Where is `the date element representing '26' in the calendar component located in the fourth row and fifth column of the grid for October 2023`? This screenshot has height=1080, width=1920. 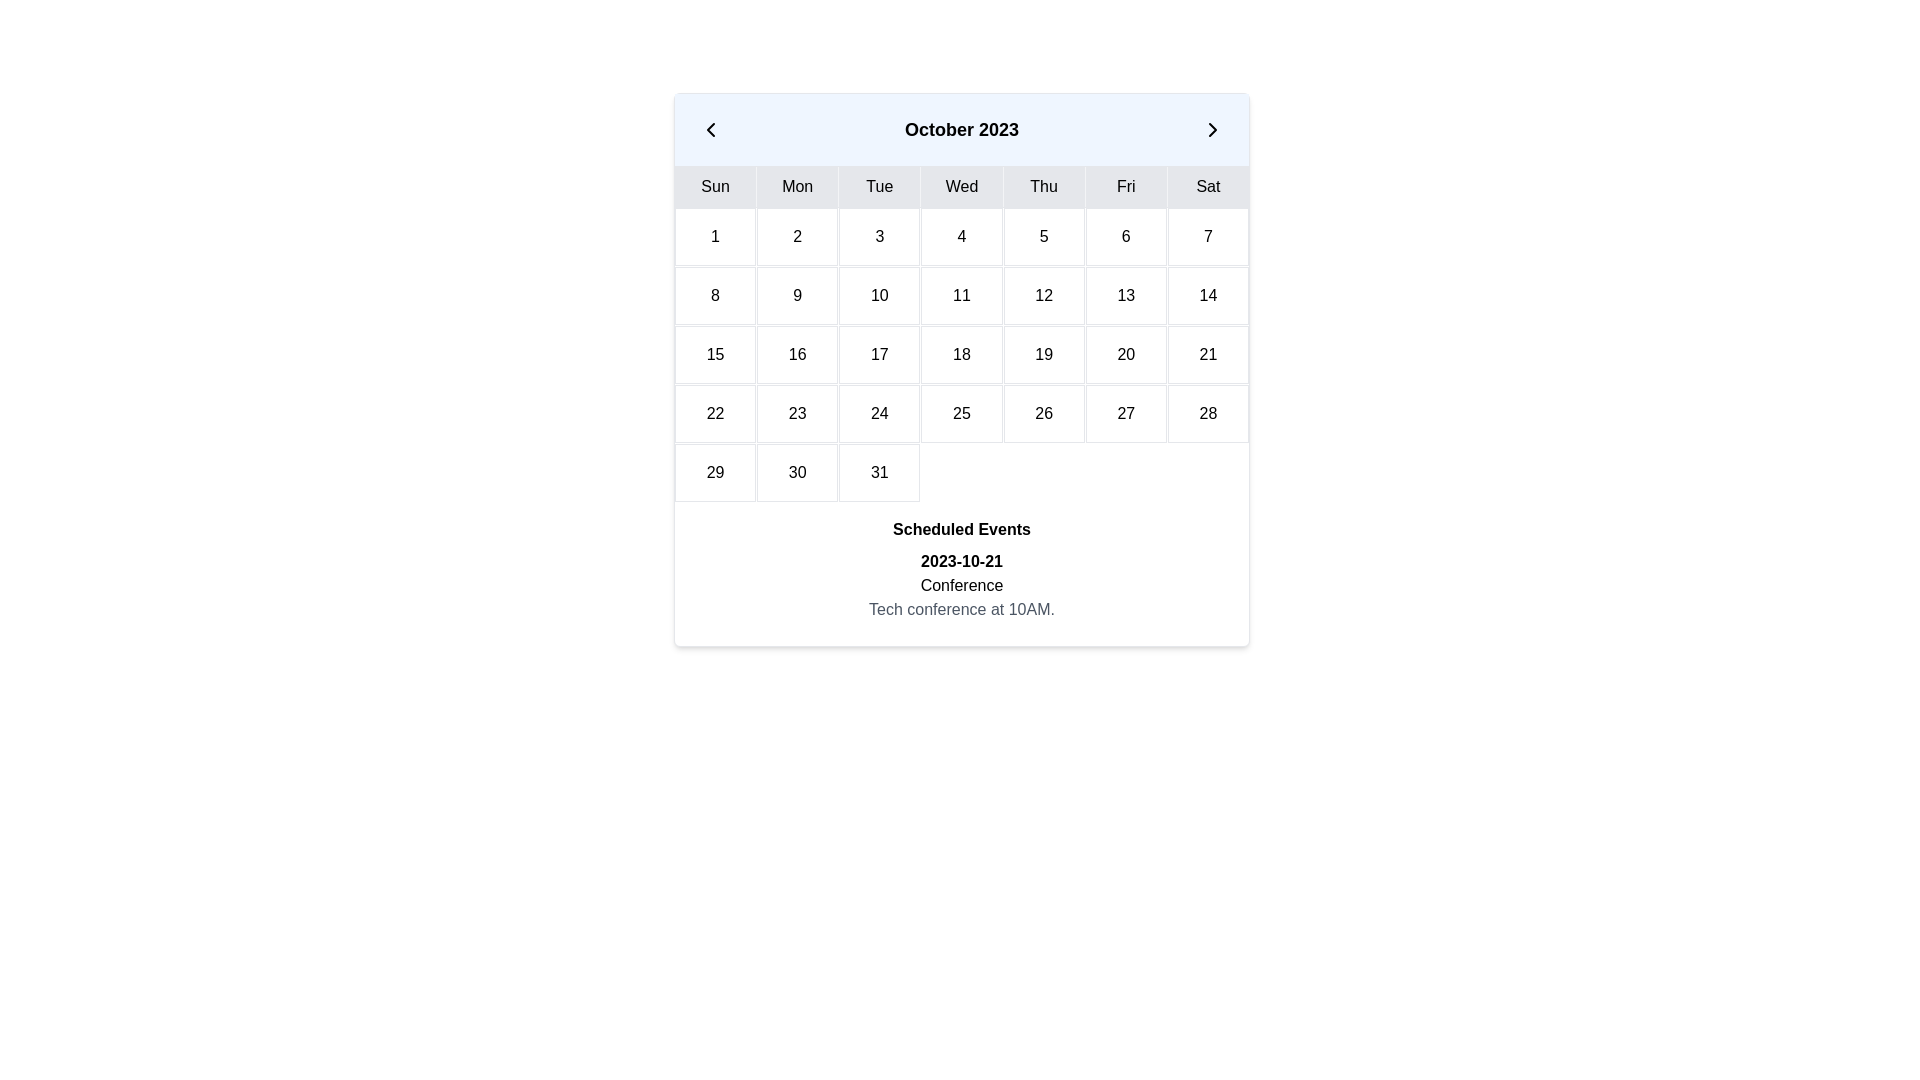 the date element representing '26' in the calendar component located in the fourth row and fifth column of the grid for October 2023 is located at coordinates (1043, 412).